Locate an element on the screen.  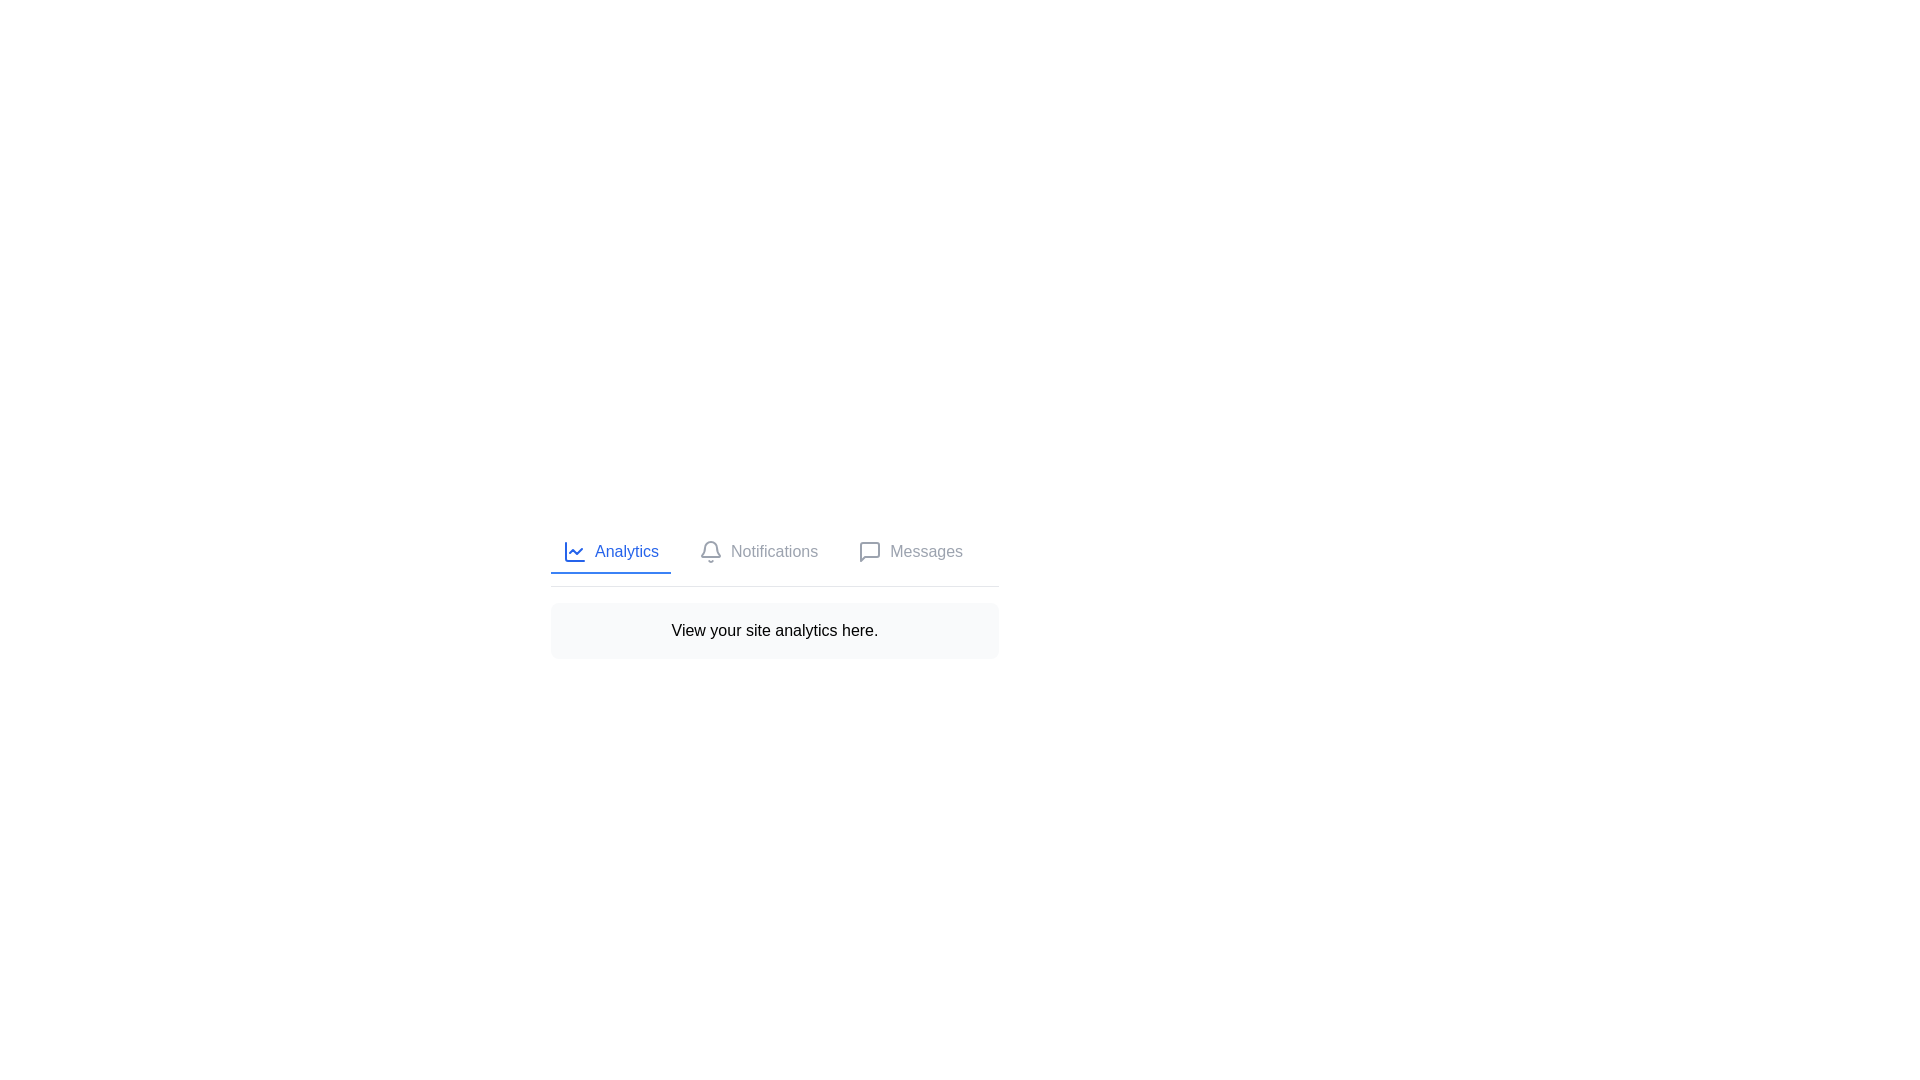
the Messages tab by clicking on its button is located at coordinates (910, 552).